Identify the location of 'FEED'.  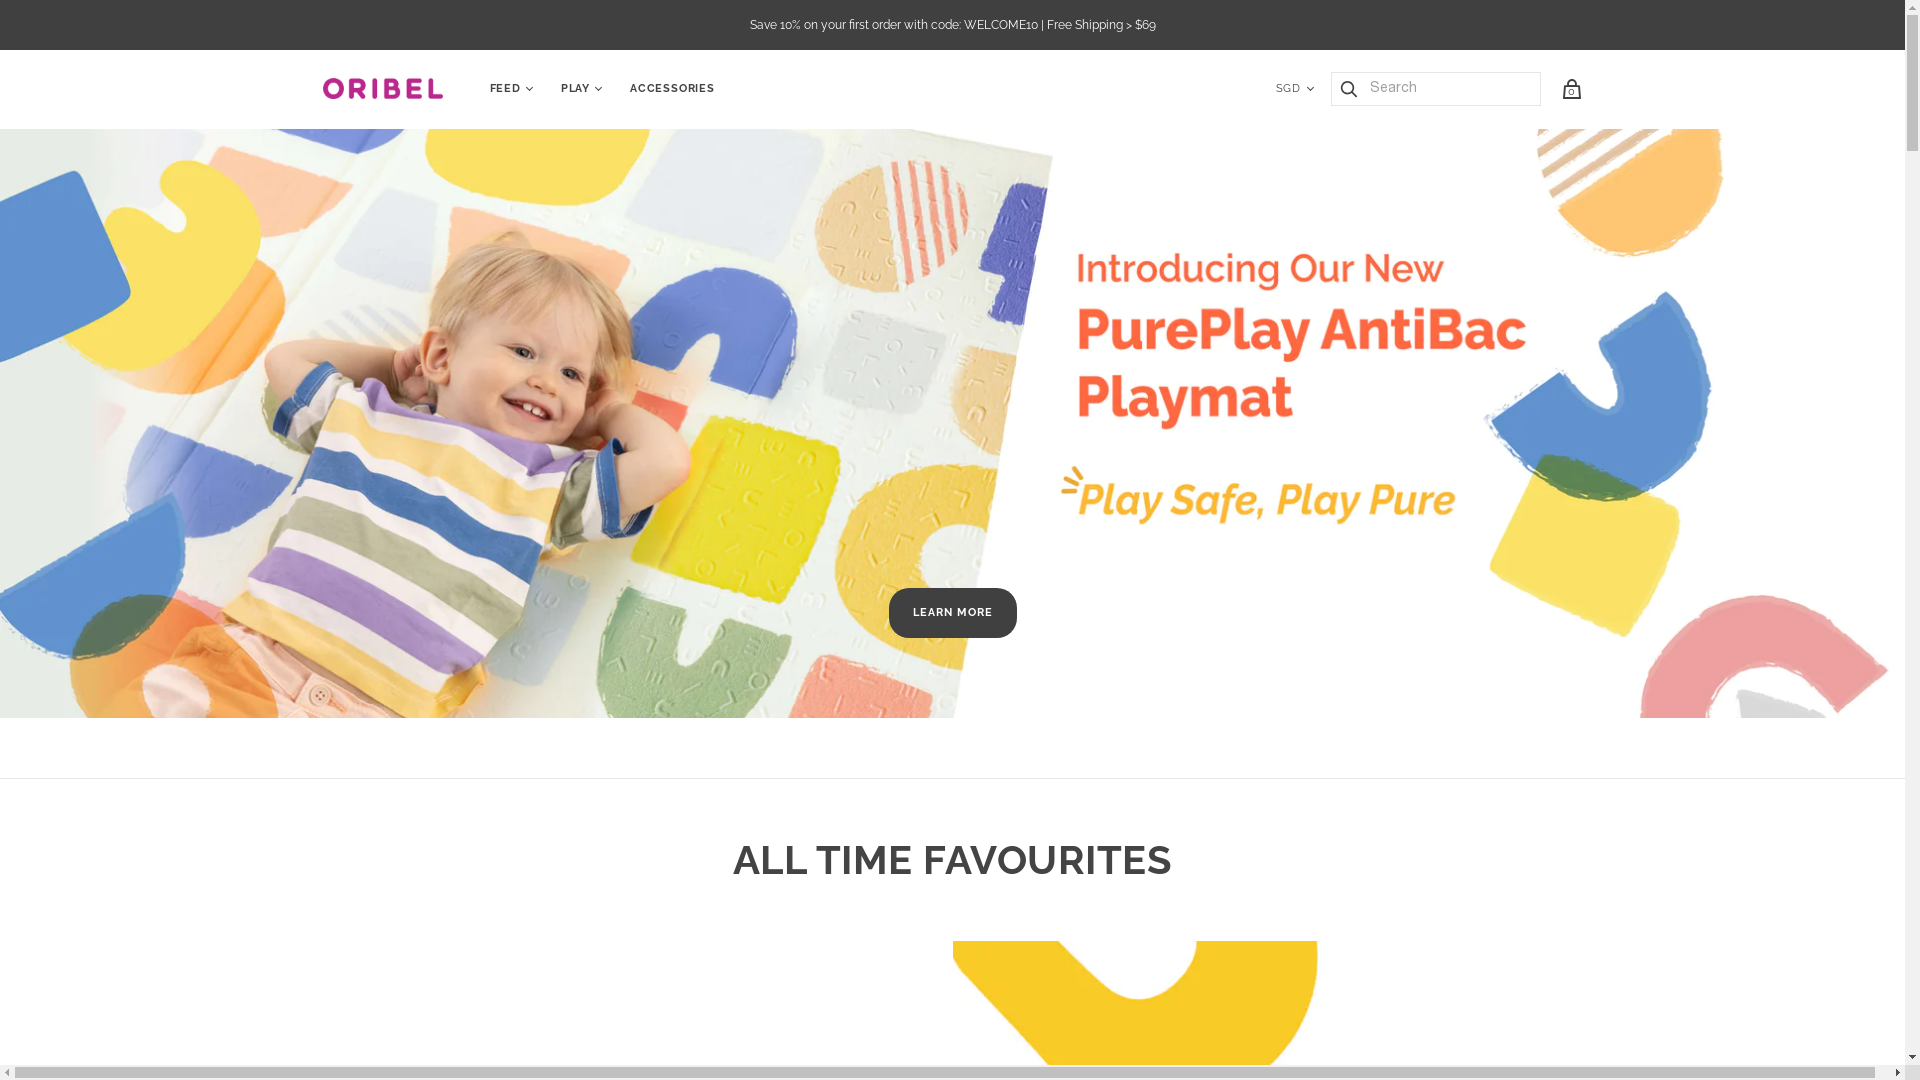
(504, 88).